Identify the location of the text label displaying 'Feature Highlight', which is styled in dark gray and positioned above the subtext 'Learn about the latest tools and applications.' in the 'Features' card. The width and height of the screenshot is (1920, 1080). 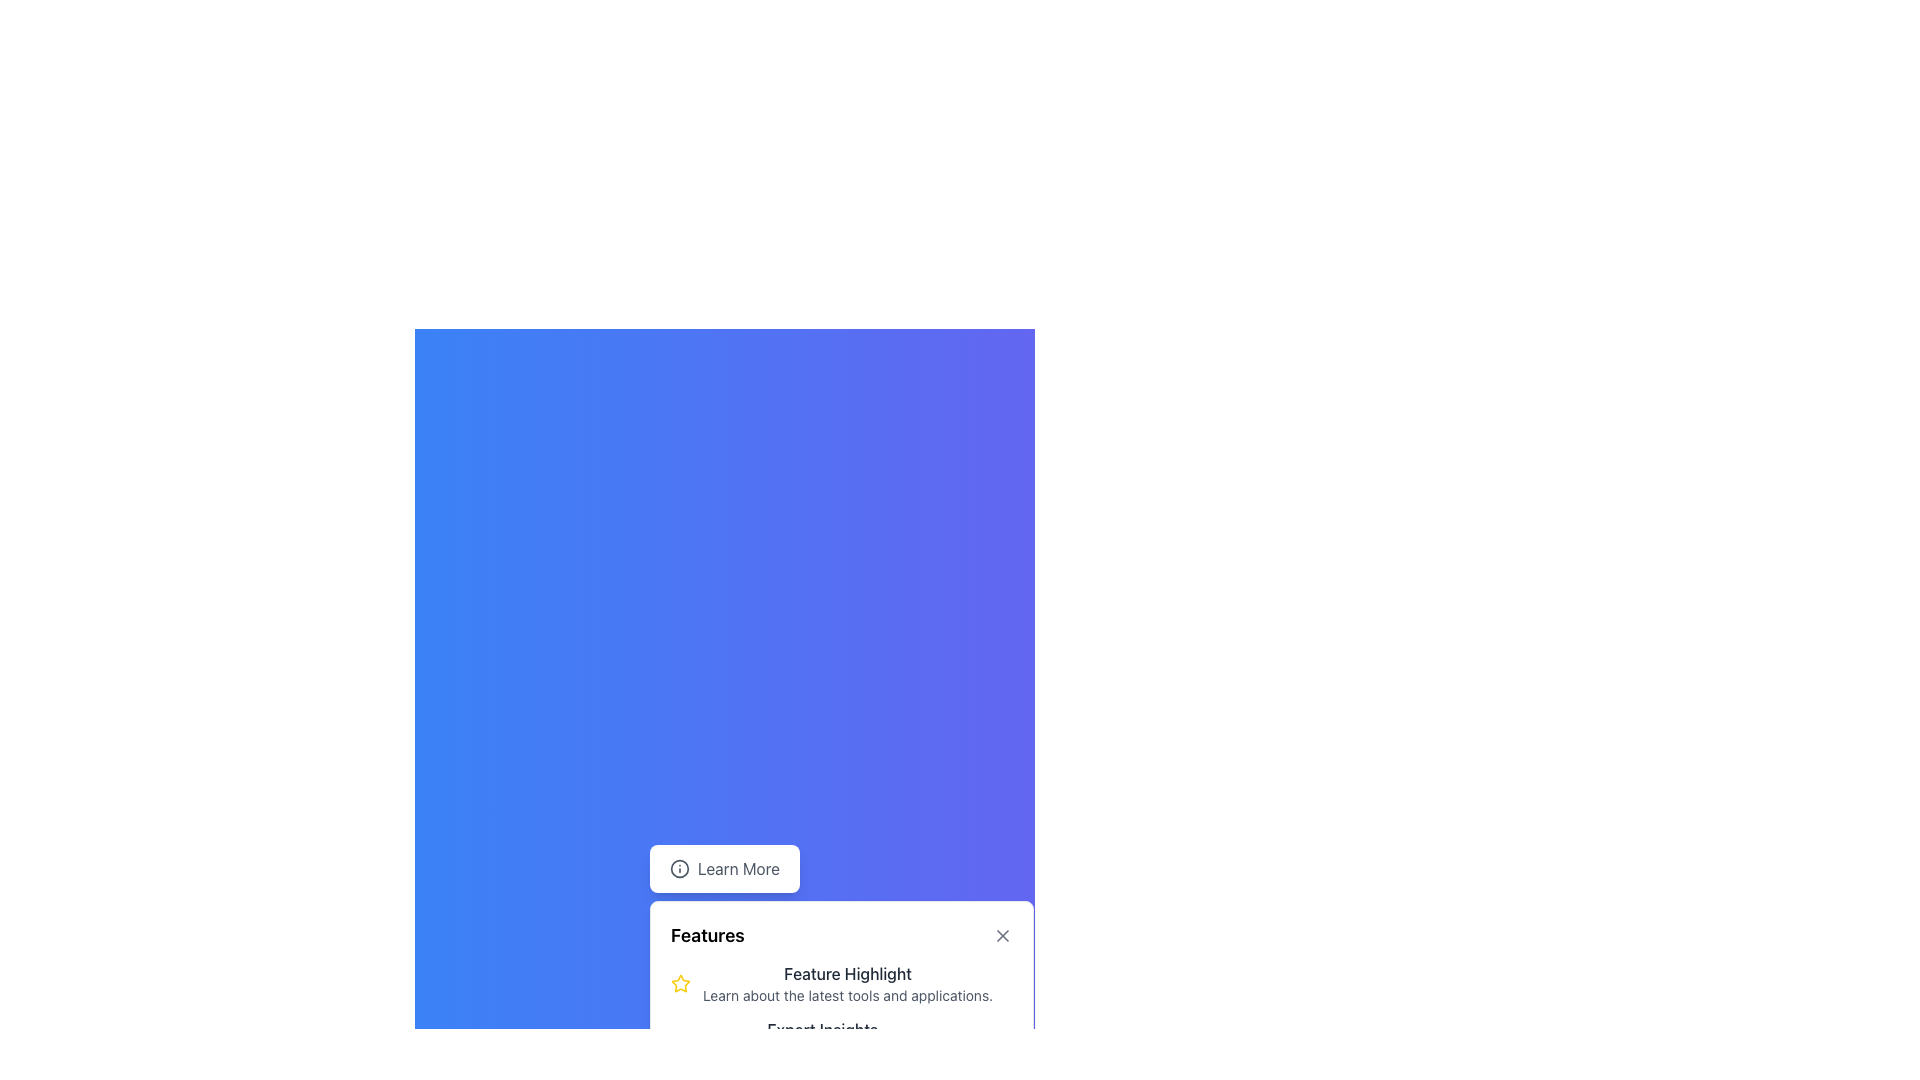
(848, 973).